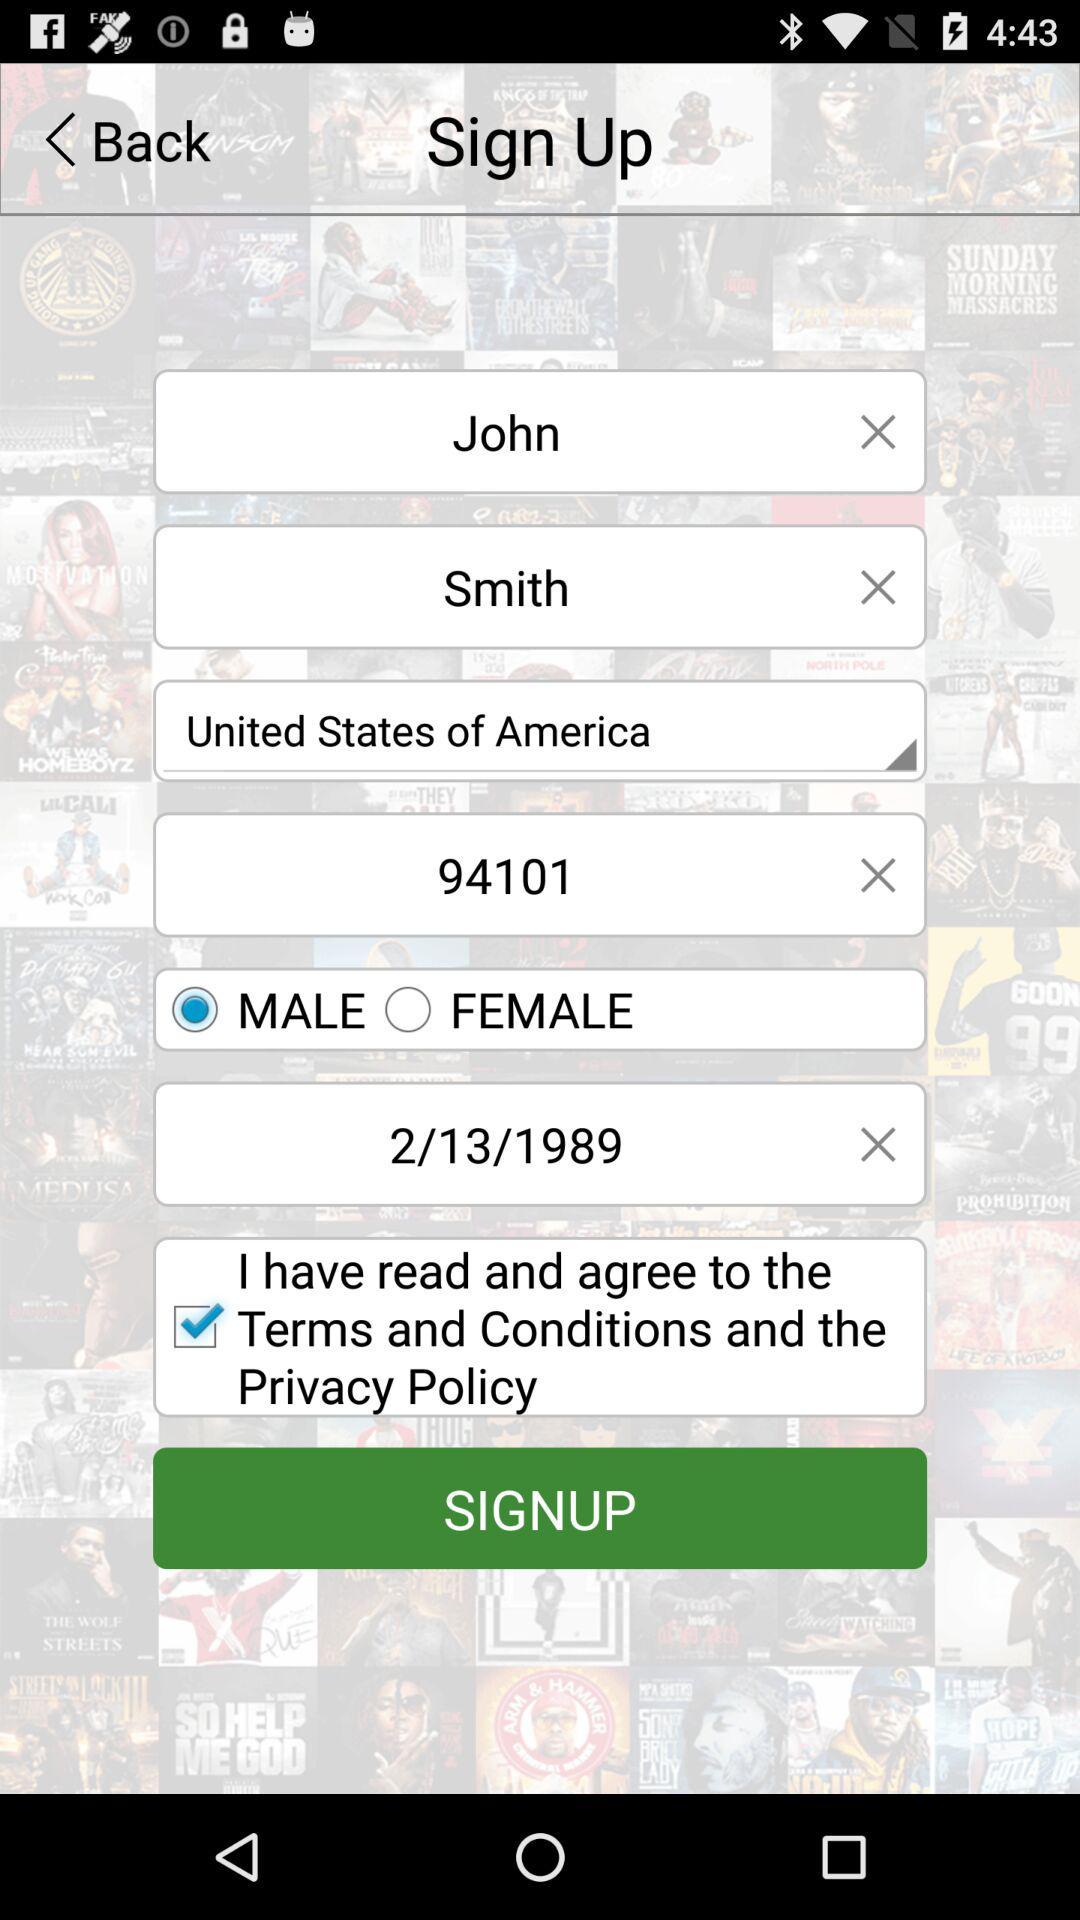 The height and width of the screenshot is (1920, 1080). What do you see at coordinates (877, 1223) in the screenshot?
I see `the close icon` at bounding box center [877, 1223].